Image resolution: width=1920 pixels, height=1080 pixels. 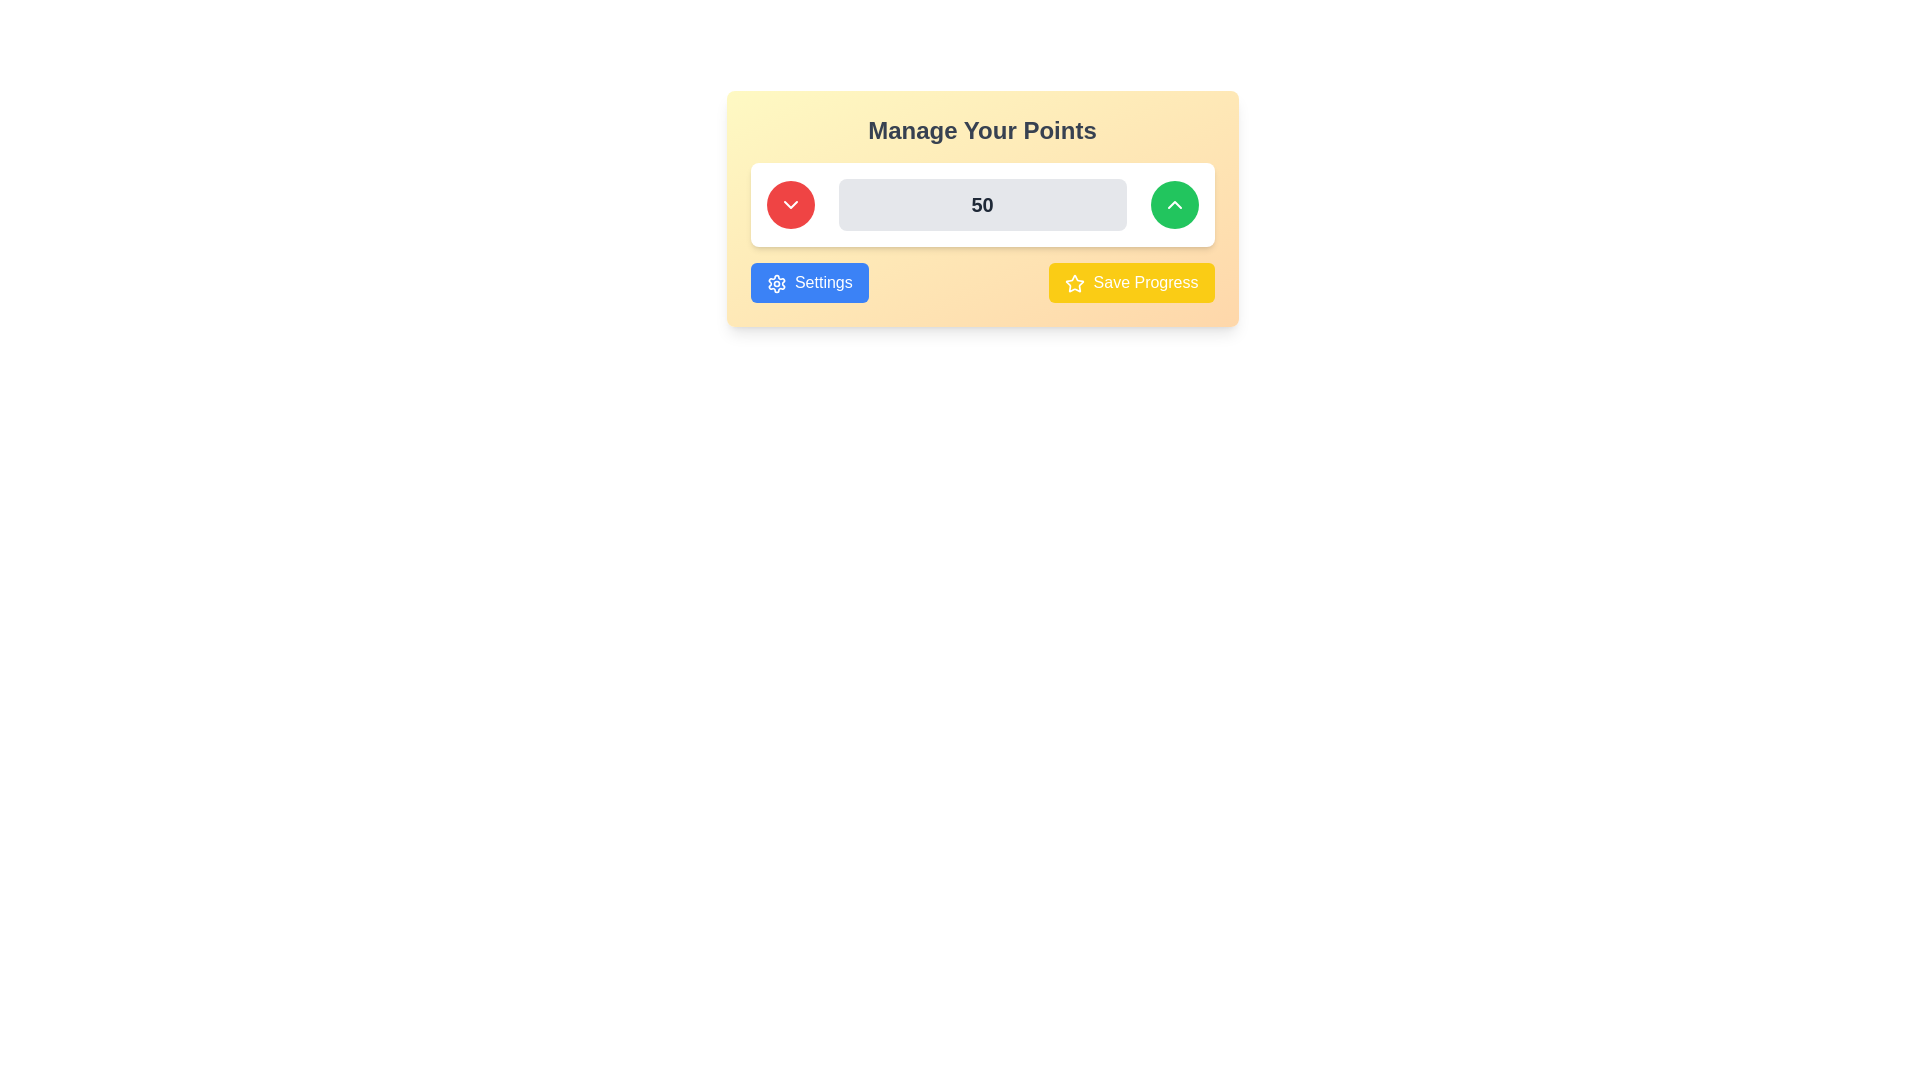 I want to click on the five-pointed star icon, which is filled with a yellow hue and located near the center of the interface, so click(x=1074, y=283).